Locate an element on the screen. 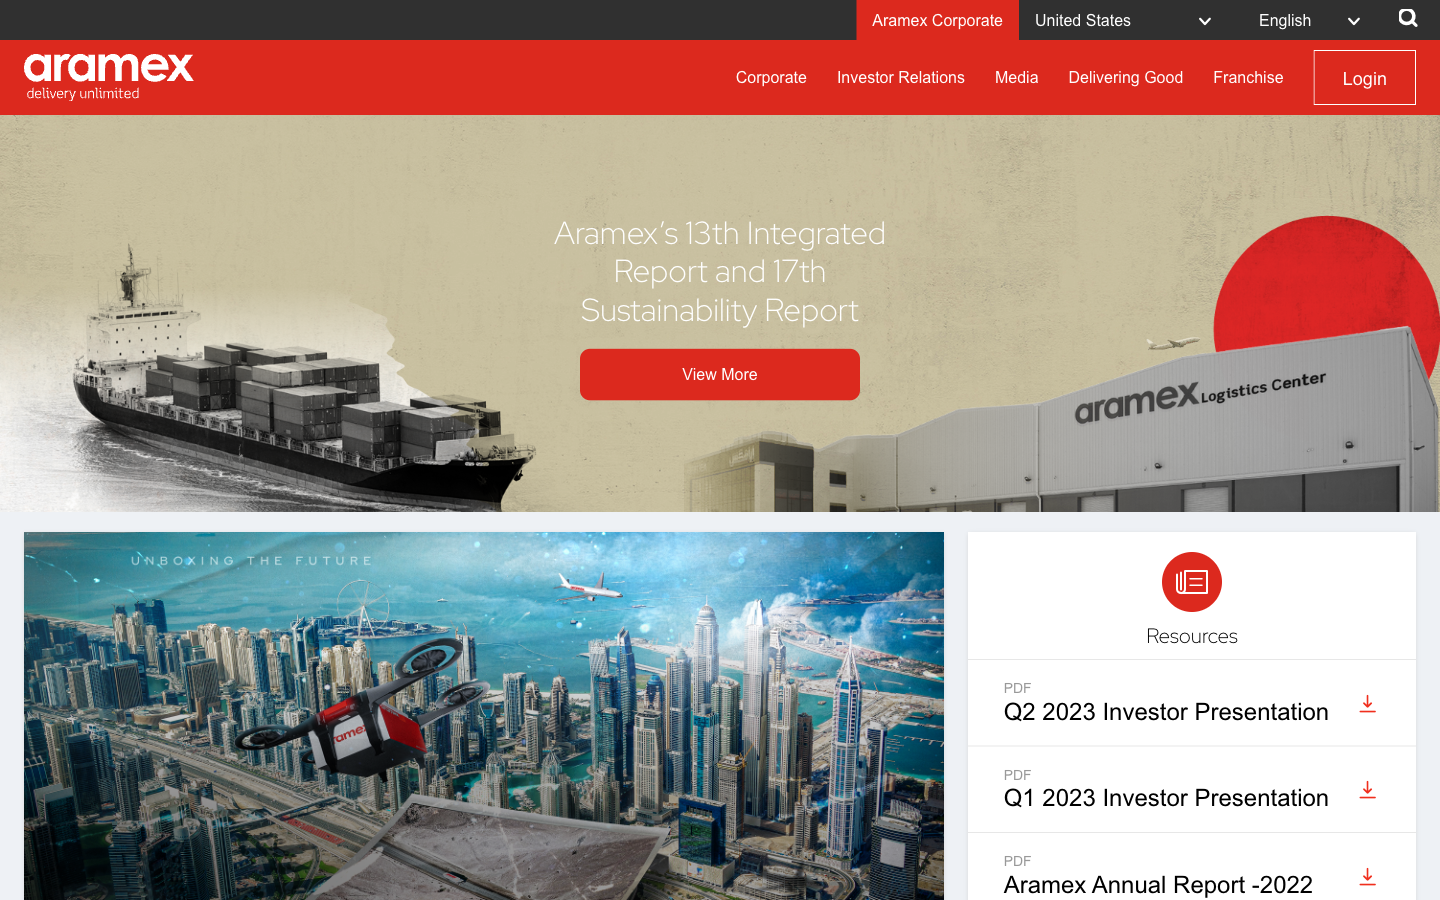 The width and height of the screenshot is (1440, 900). Change the language of the page to the second option in the drop down menu is located at coordinates (1315, 18).